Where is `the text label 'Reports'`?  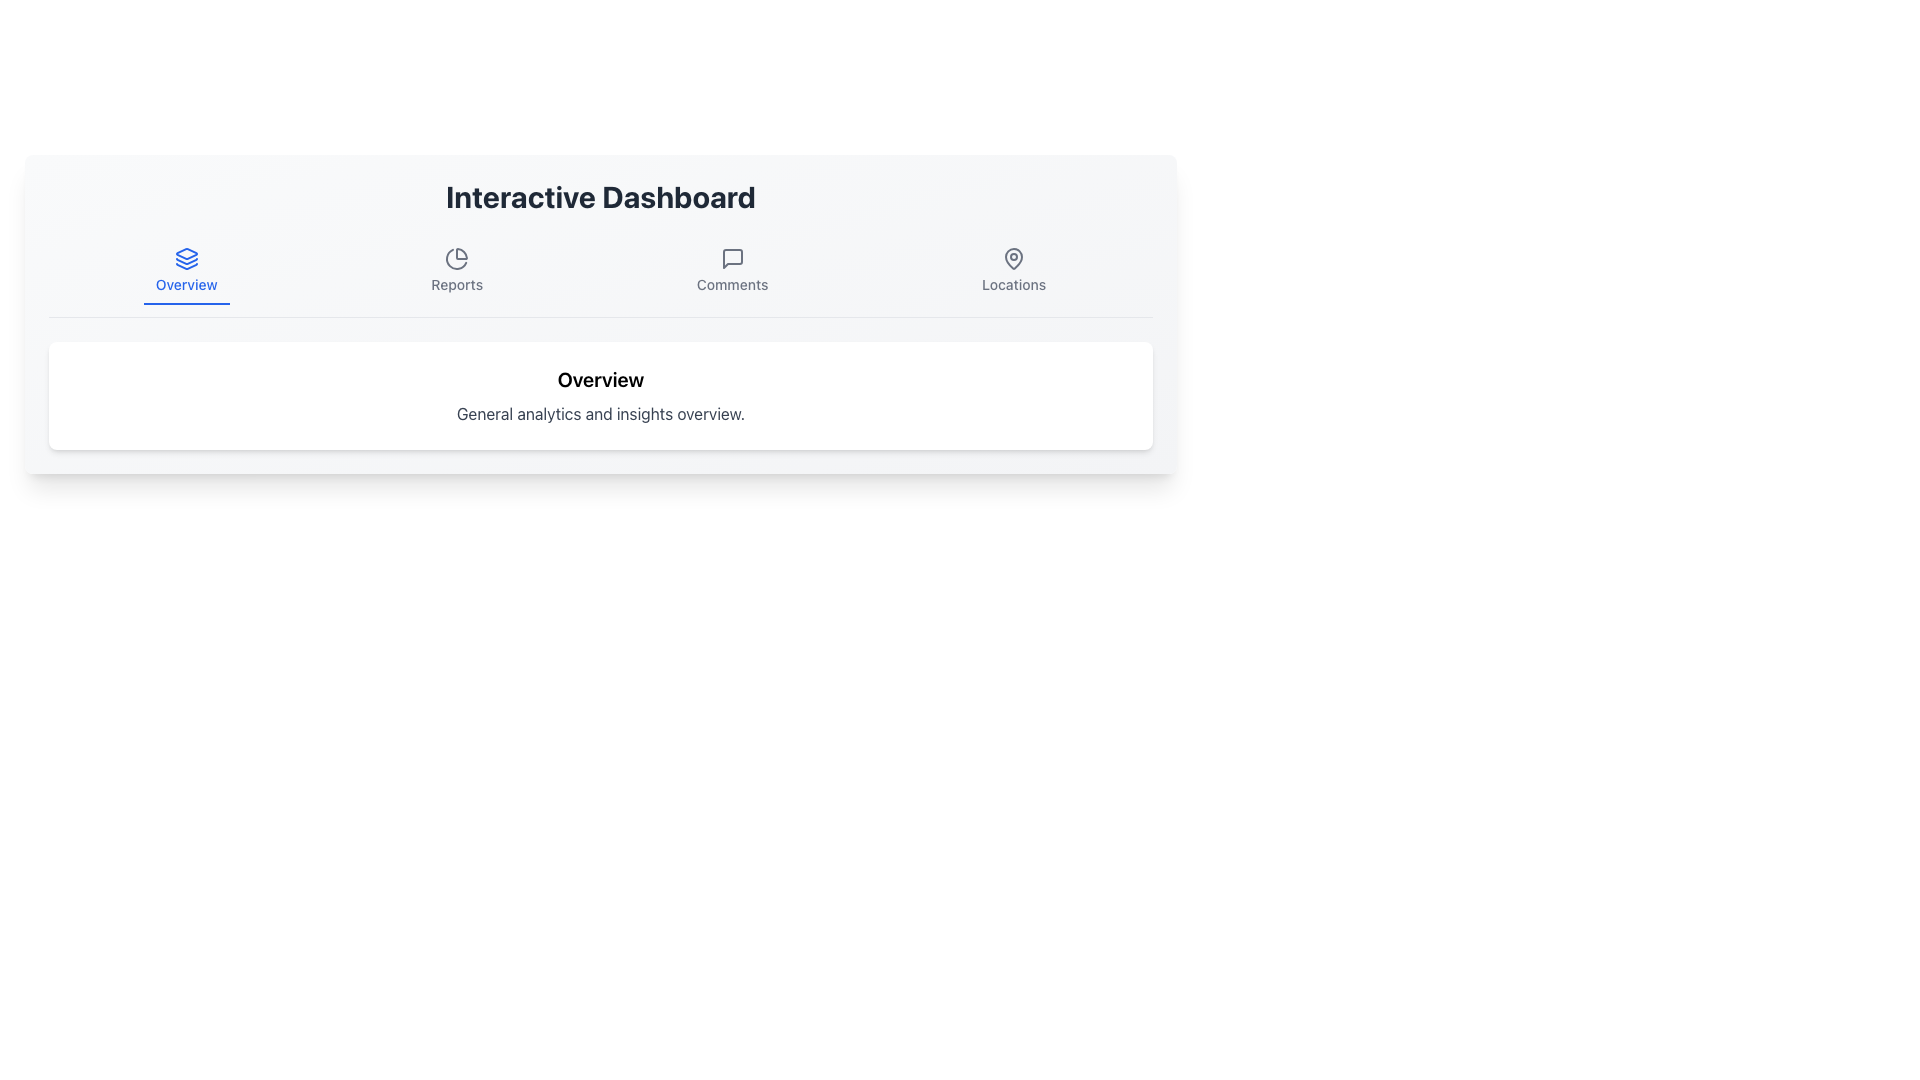 the text label 'Reports' is located at coordinates (456, 285).